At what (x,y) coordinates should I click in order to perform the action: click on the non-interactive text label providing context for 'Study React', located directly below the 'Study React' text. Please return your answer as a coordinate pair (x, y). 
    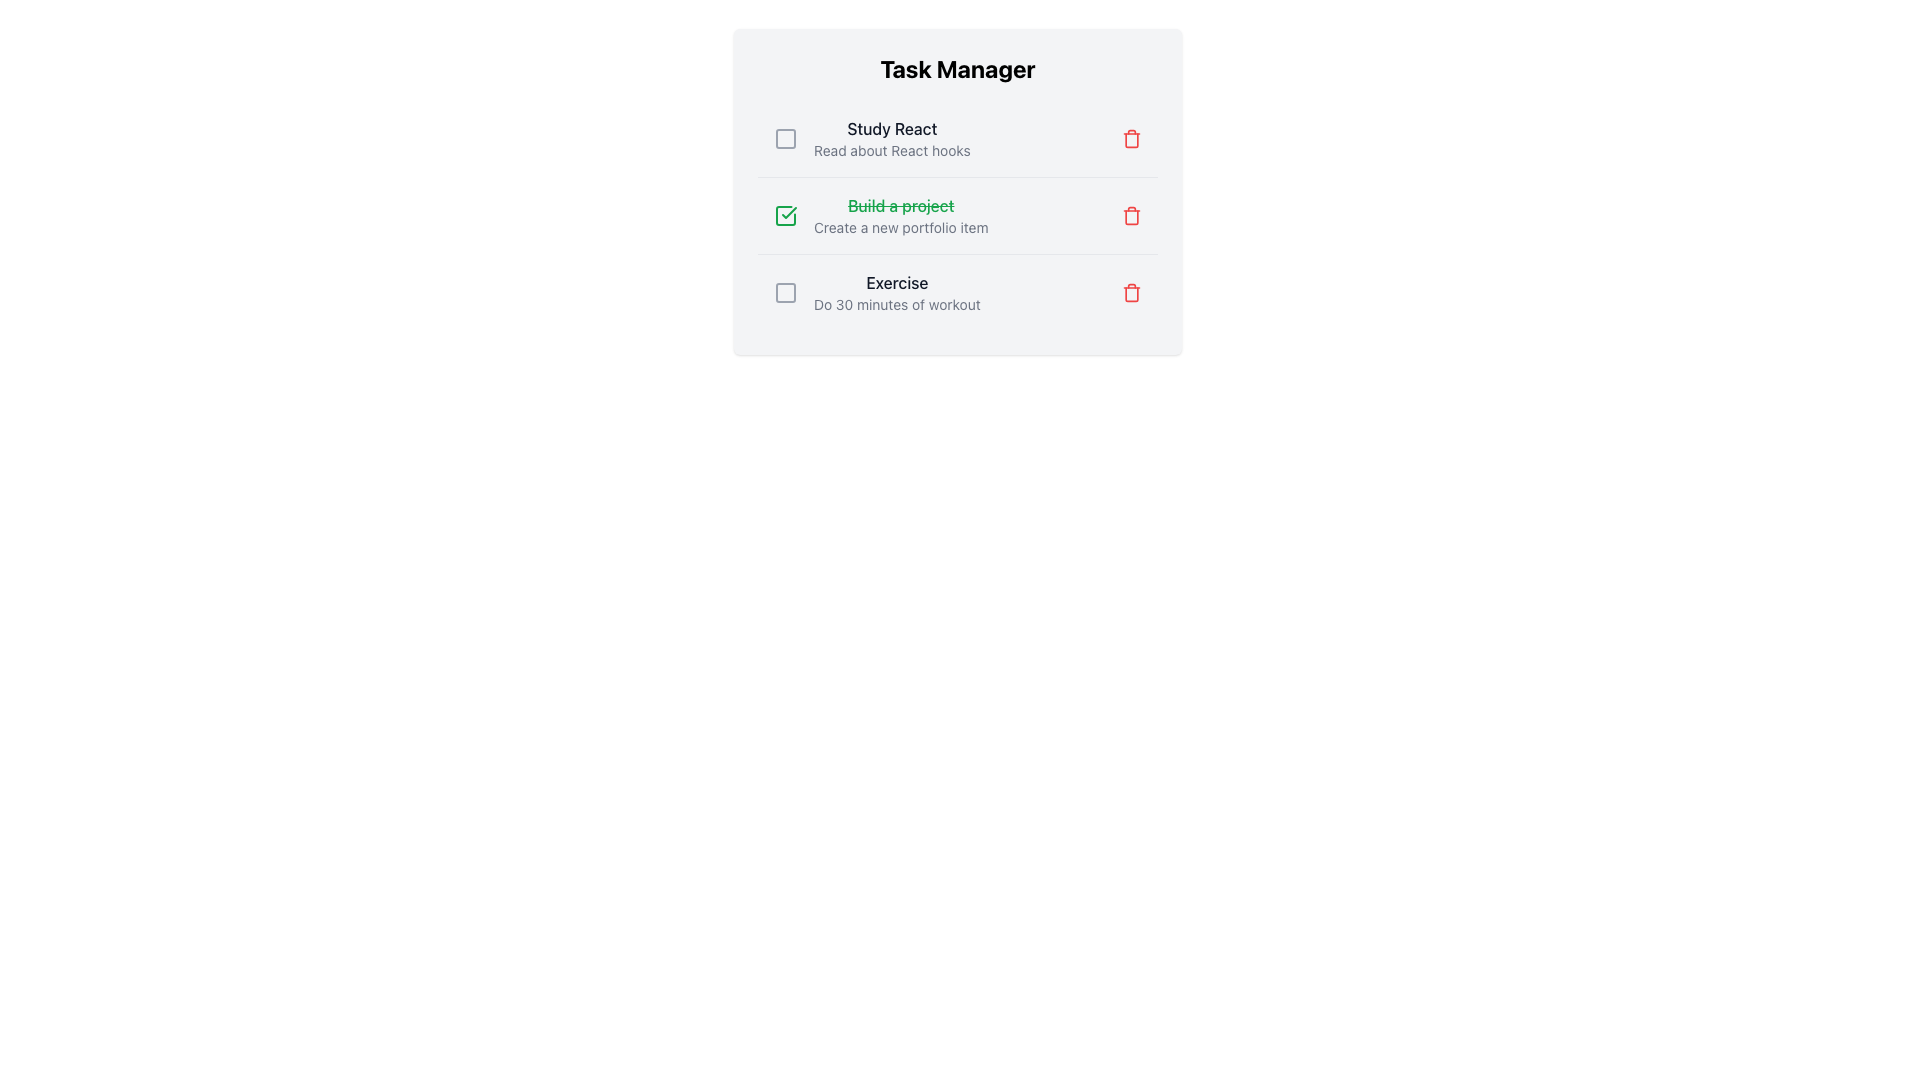
    Looking at the image, I should click on (891, 149).